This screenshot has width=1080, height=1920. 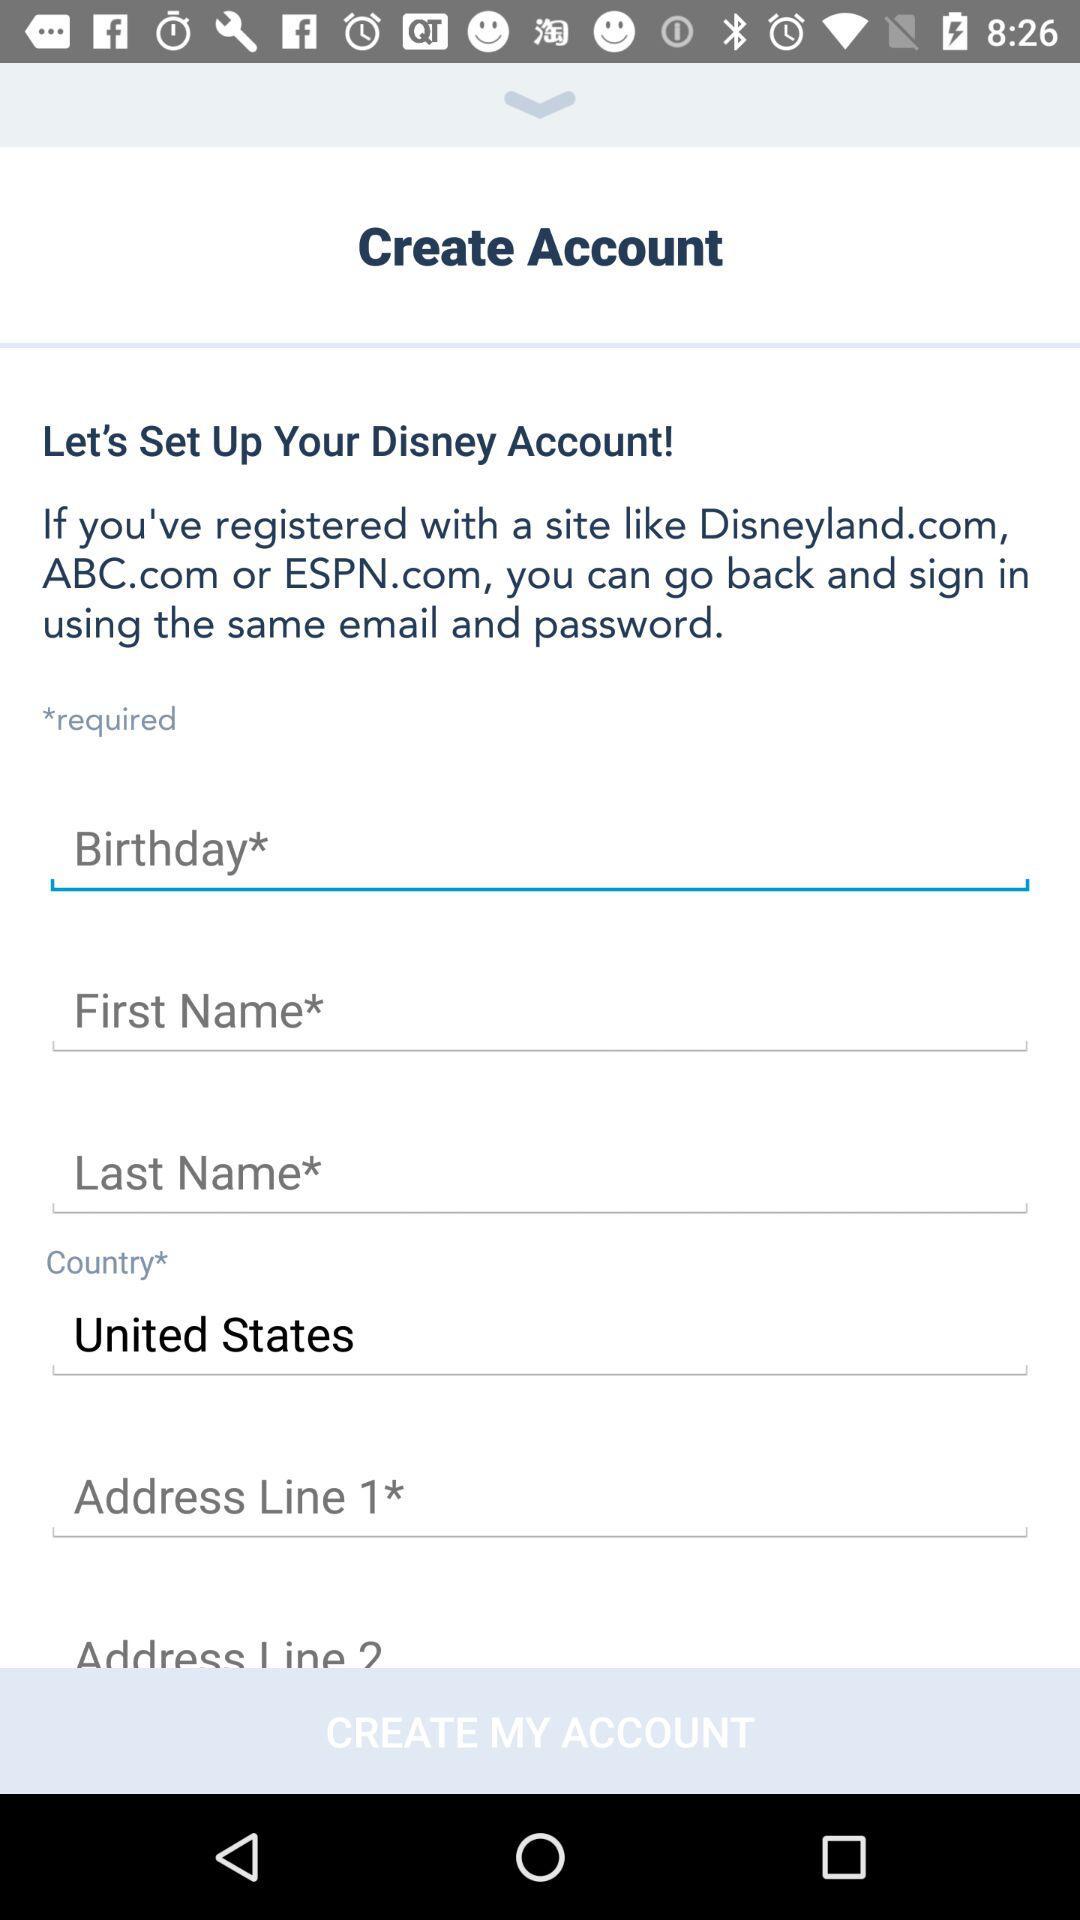 What do you see at coordinates (540, 1637) in the screenshot?
I see `address line or address field` at bounding box center [540, 1637].